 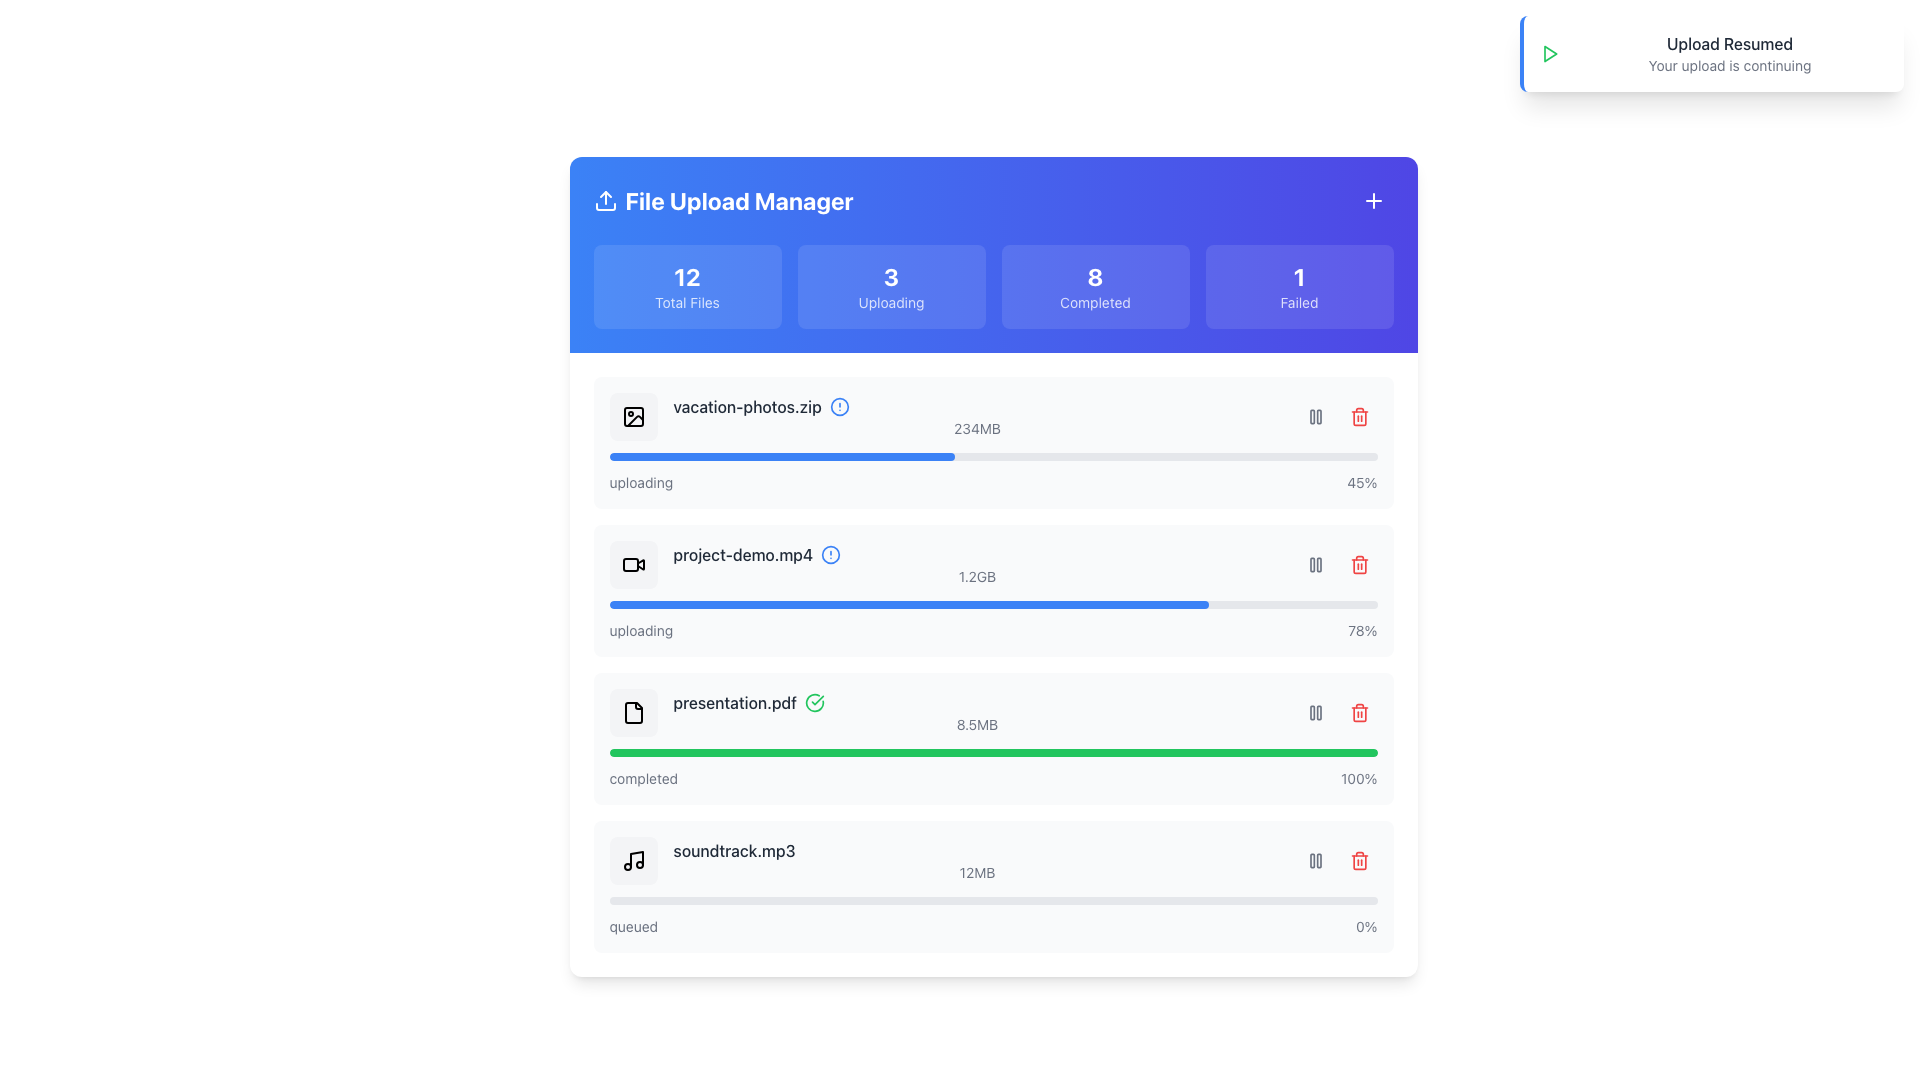 I want to click on the delete button located next to the progress bar and file details of the second item in the file list, so click(x=1359, y=564).